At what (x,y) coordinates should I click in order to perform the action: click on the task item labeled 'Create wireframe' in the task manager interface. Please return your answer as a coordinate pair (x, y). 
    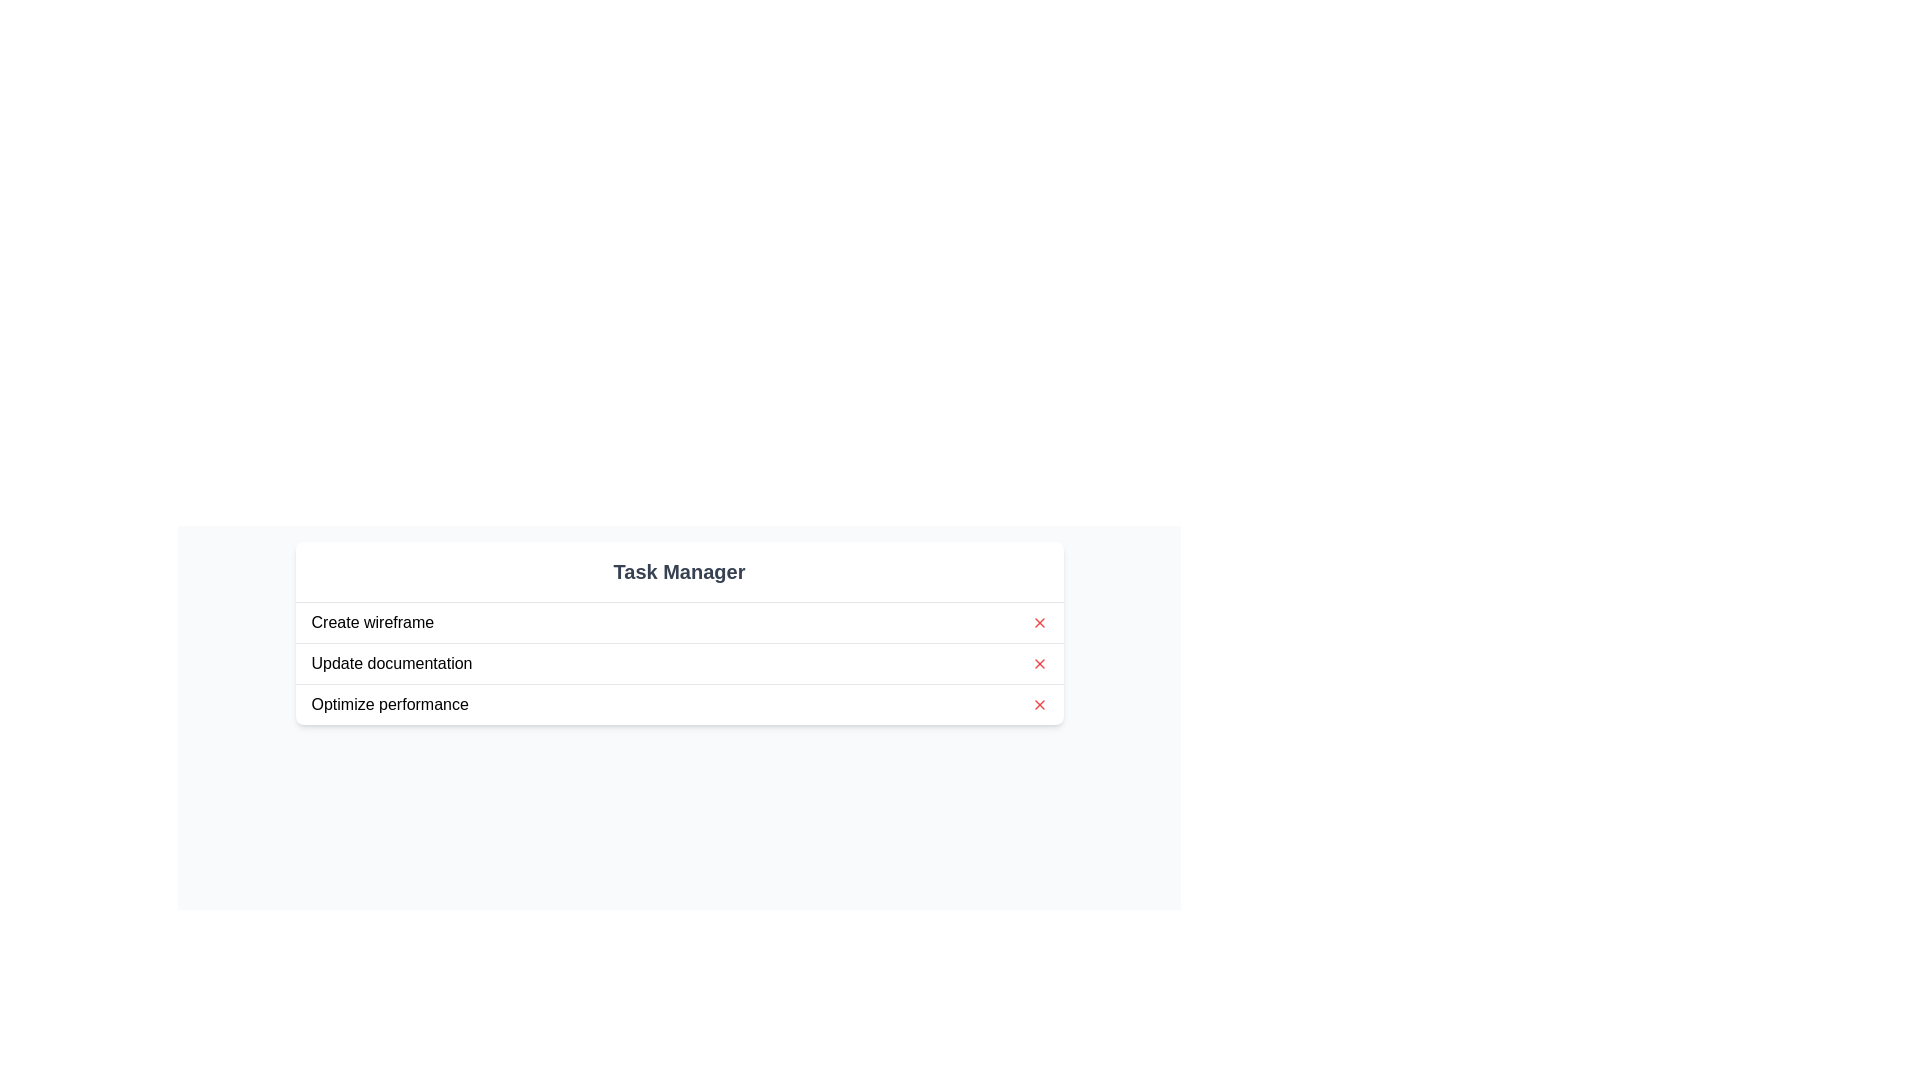
    Looking at the image, I should click on (679, 622).